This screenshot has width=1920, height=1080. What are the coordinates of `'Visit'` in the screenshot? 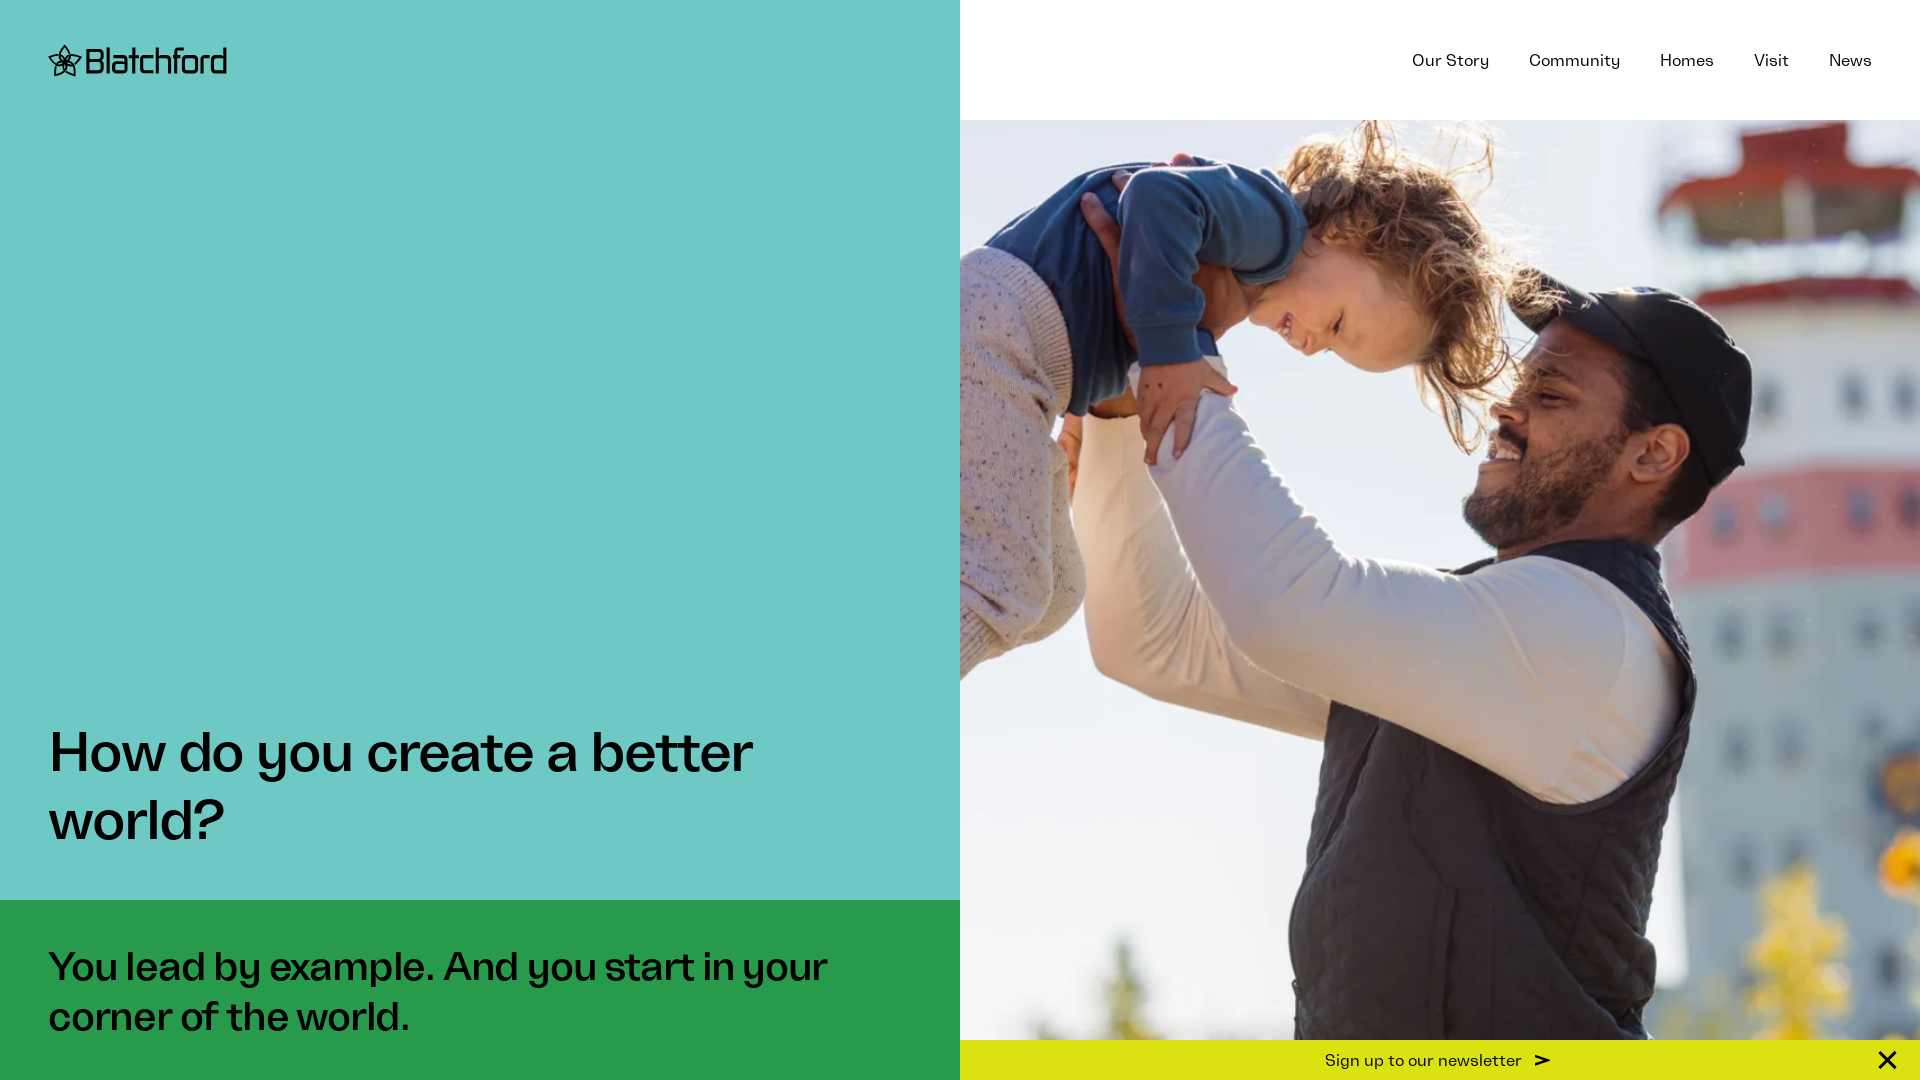 It's located at (1732, 59).